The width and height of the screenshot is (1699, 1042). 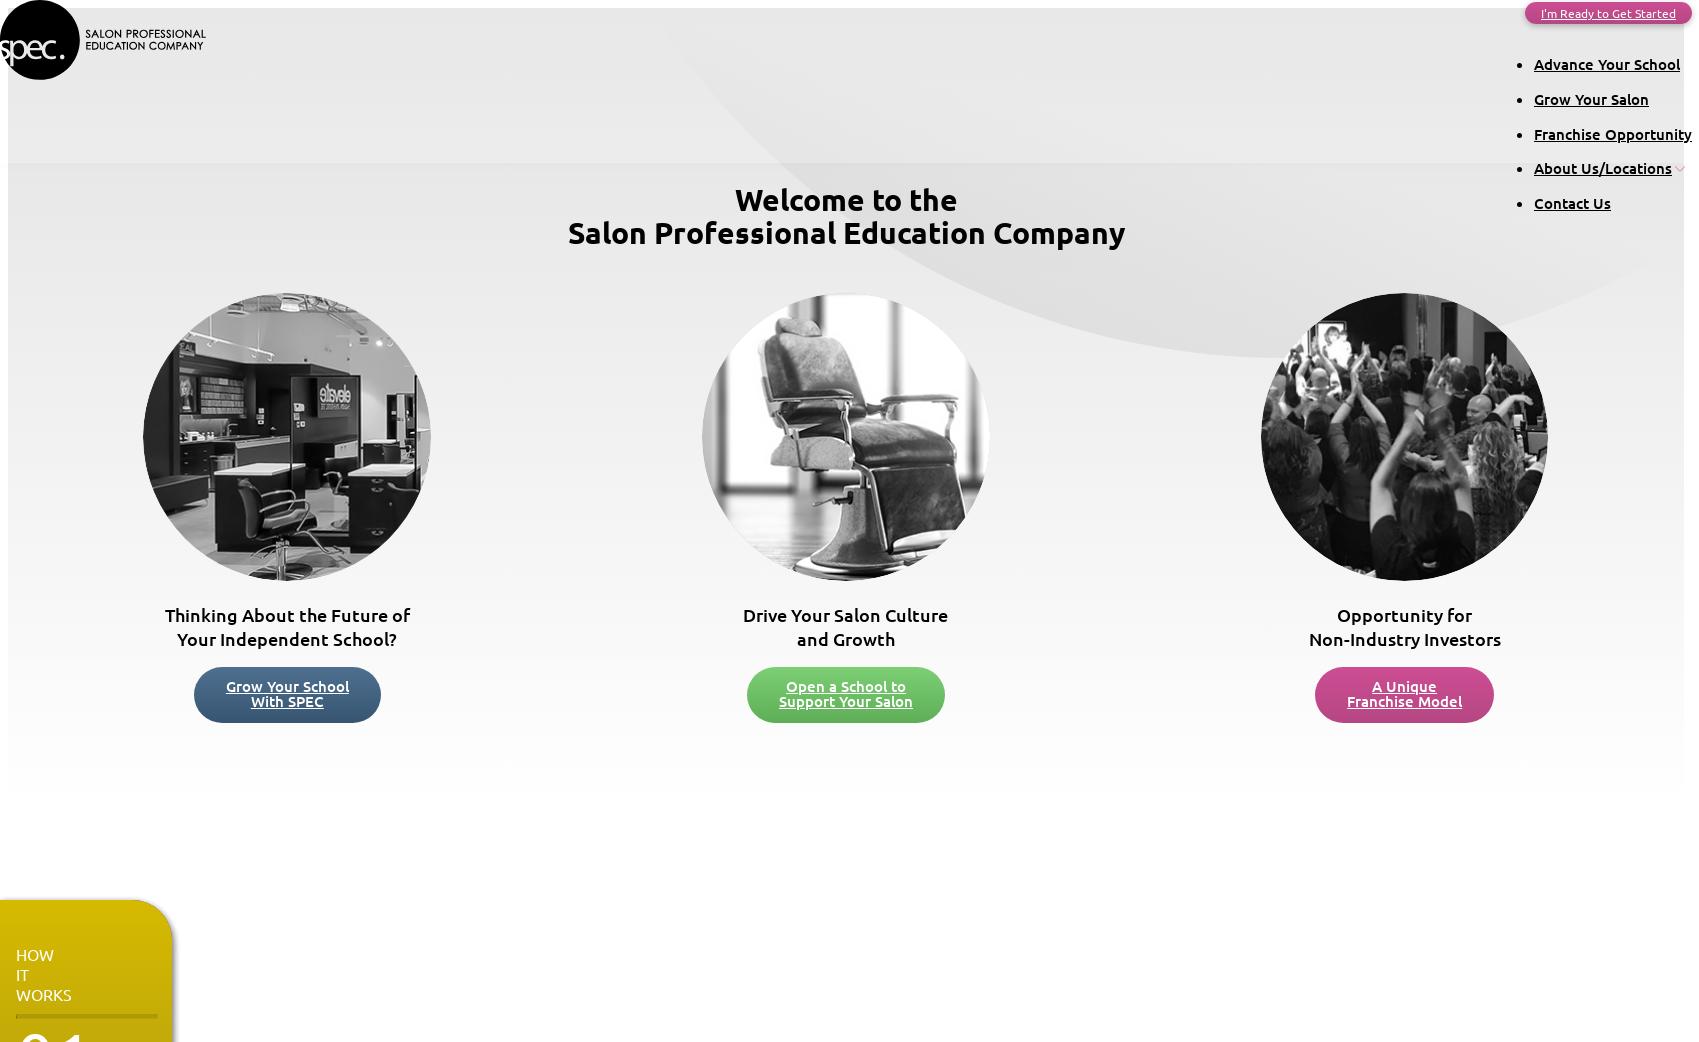 I want to click on 'Welcome to the', so click(x=845, y=198).